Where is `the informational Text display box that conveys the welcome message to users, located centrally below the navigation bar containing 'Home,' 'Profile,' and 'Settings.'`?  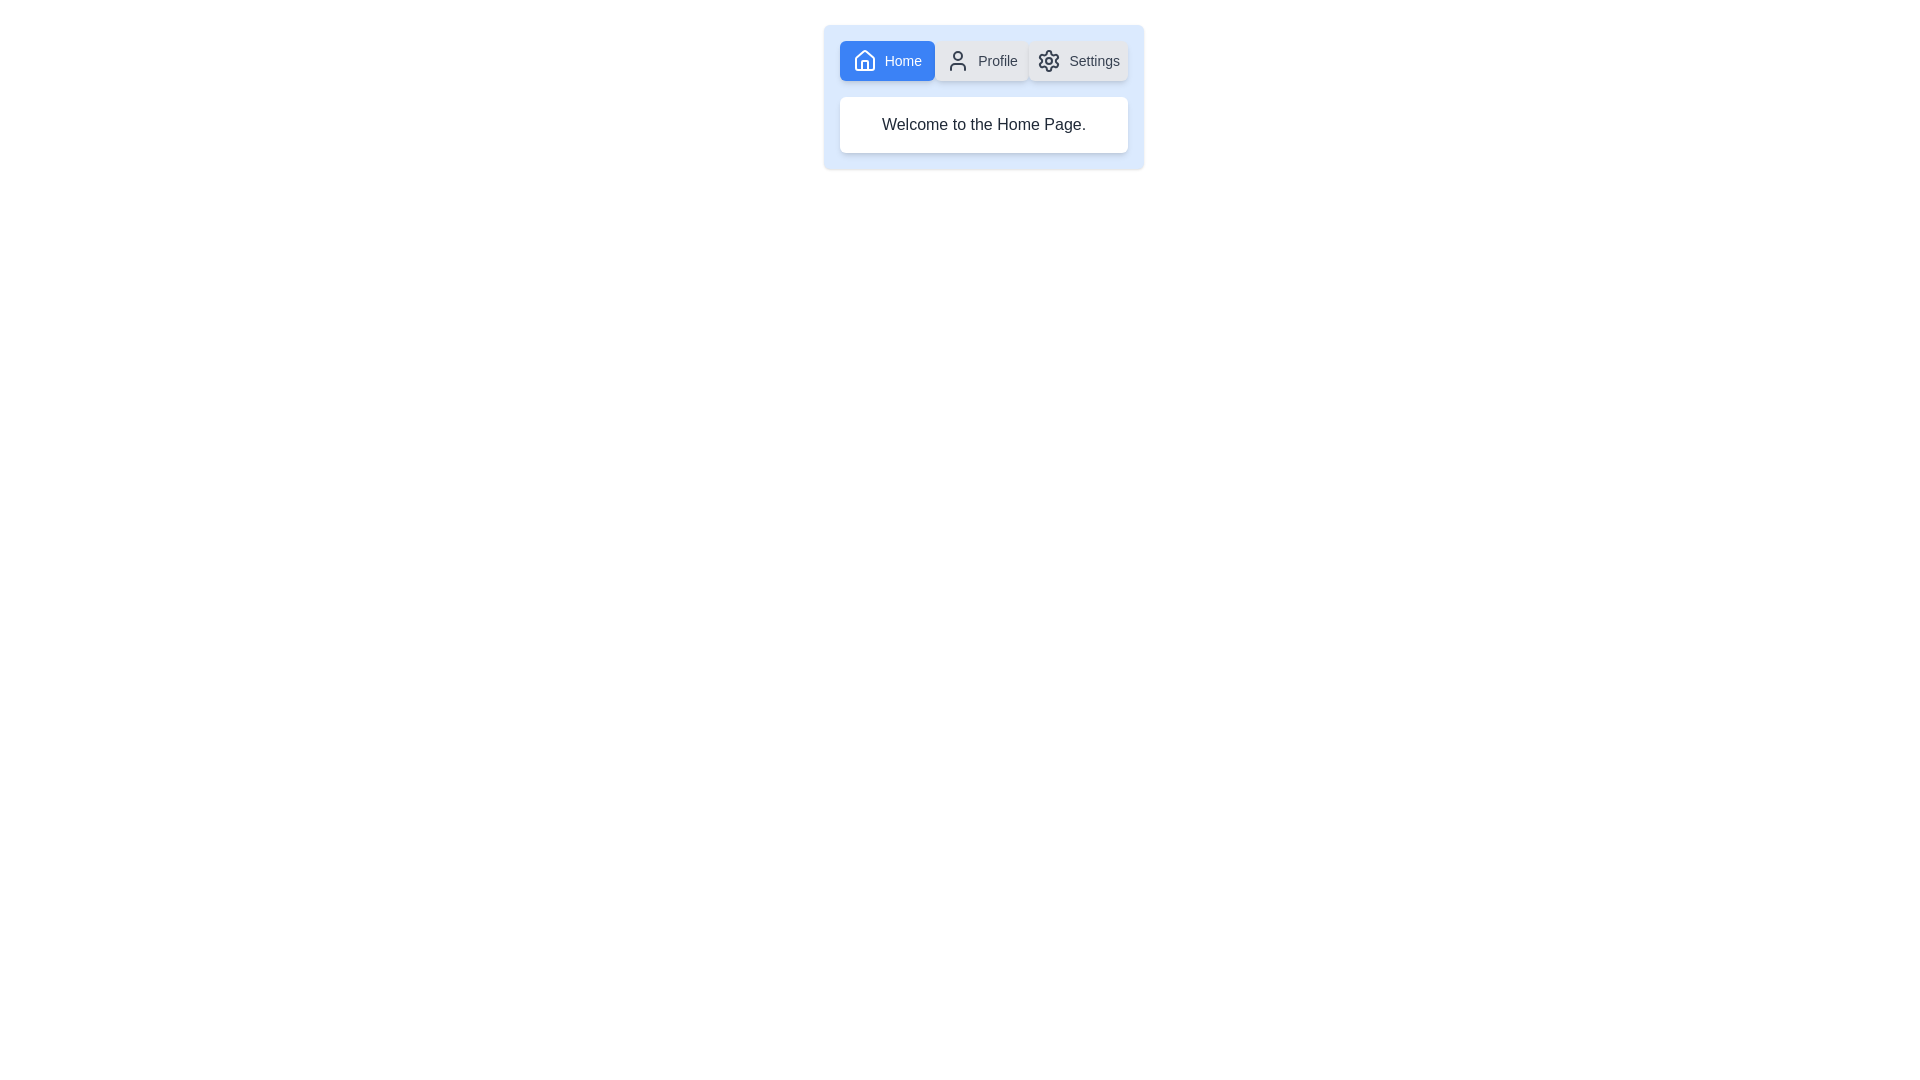
the informational Text display box that conveys the welcome message to users, located centrally below the navigation bar containing 'Home,' 'Profile,' and 'Settings.' is located at coordinates (983, 124).